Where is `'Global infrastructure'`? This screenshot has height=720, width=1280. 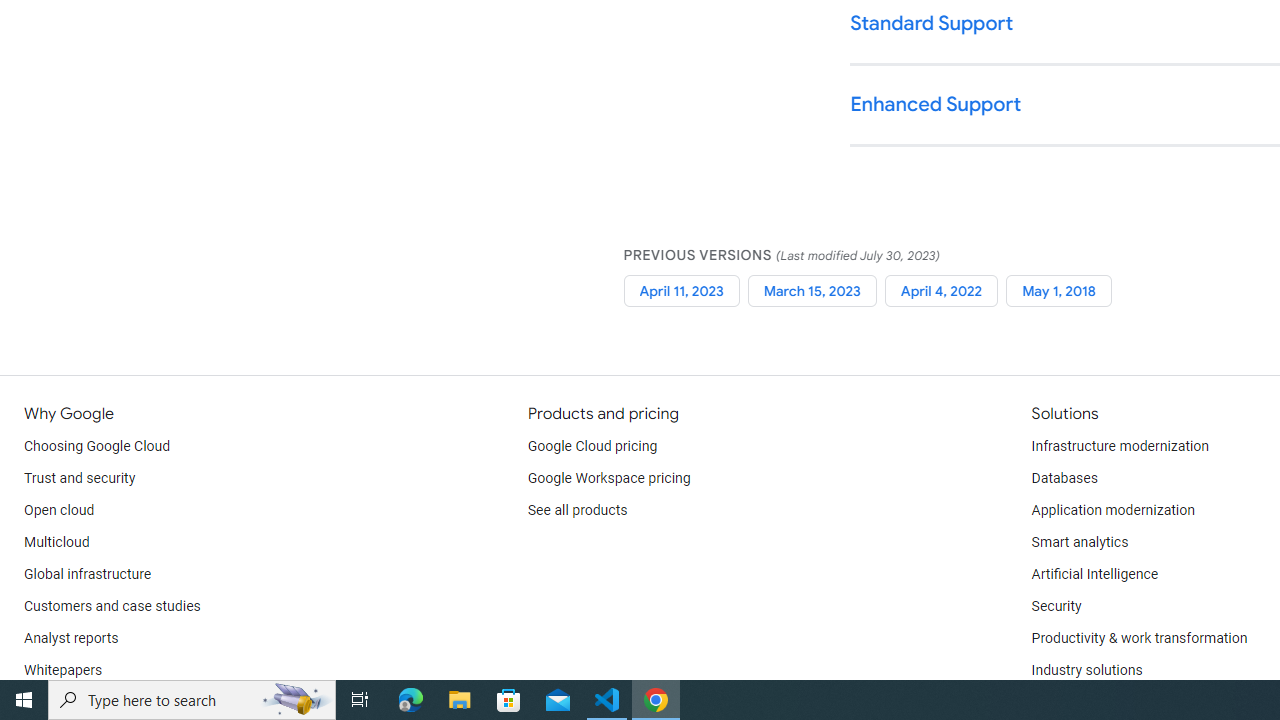
'Global infrastructure' is located at coordinates (87, 574).